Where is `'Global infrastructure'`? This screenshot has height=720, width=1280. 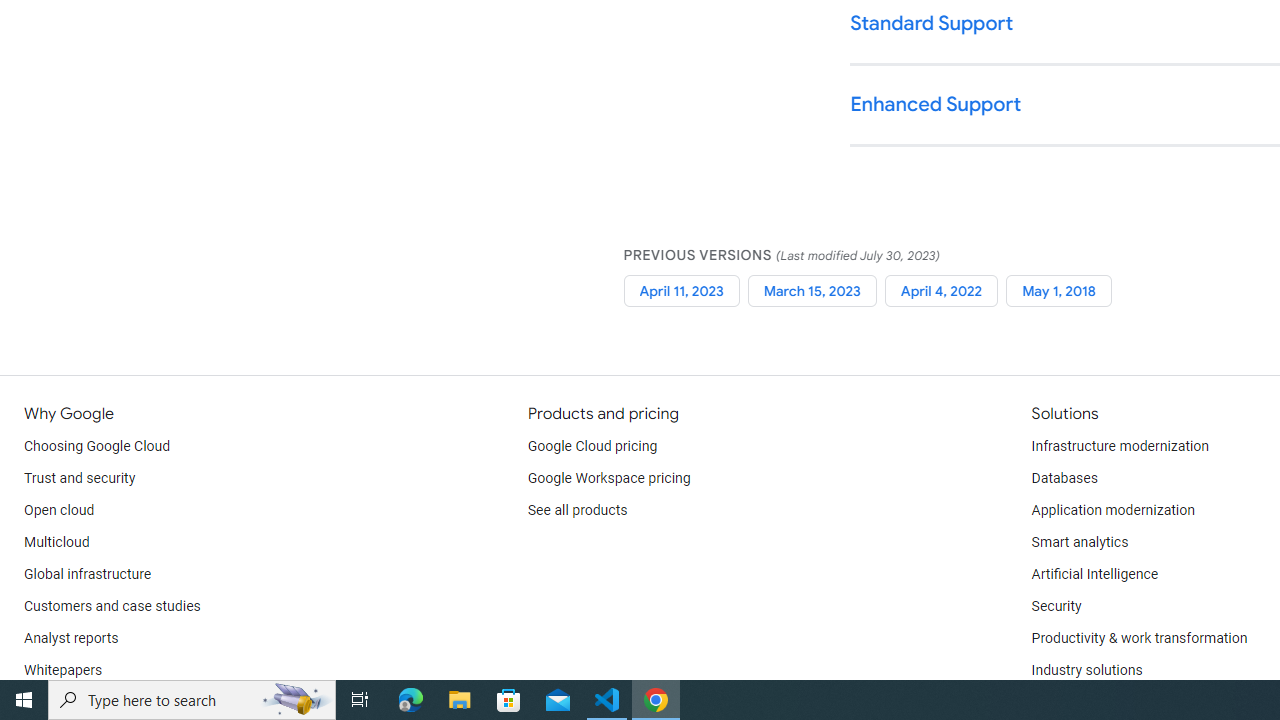
'Global infrastructure' is located at coordinates (87, 574).